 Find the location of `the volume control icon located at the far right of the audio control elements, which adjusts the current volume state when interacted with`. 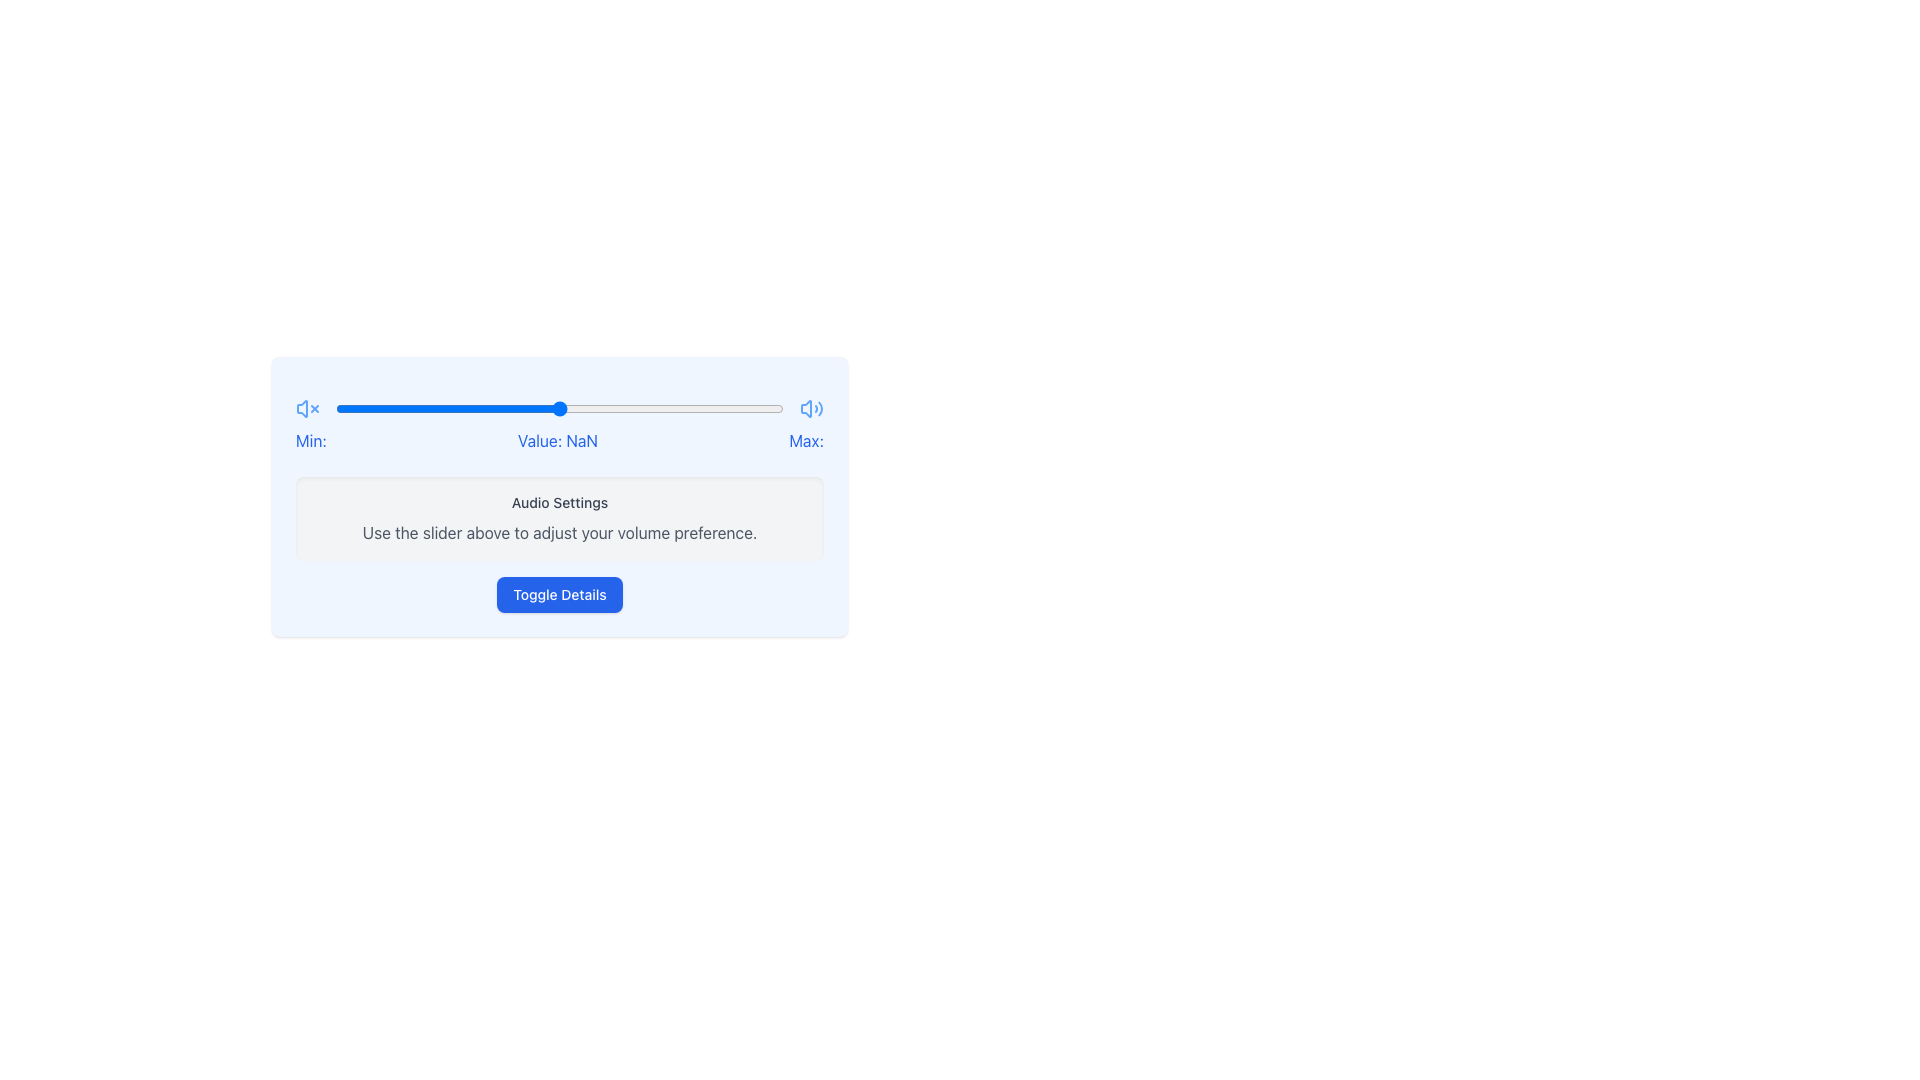

the volume control icon located at the far right of the audio control elements, which adjusts the current volume state when interacted with is located at coordinates (811, 407).